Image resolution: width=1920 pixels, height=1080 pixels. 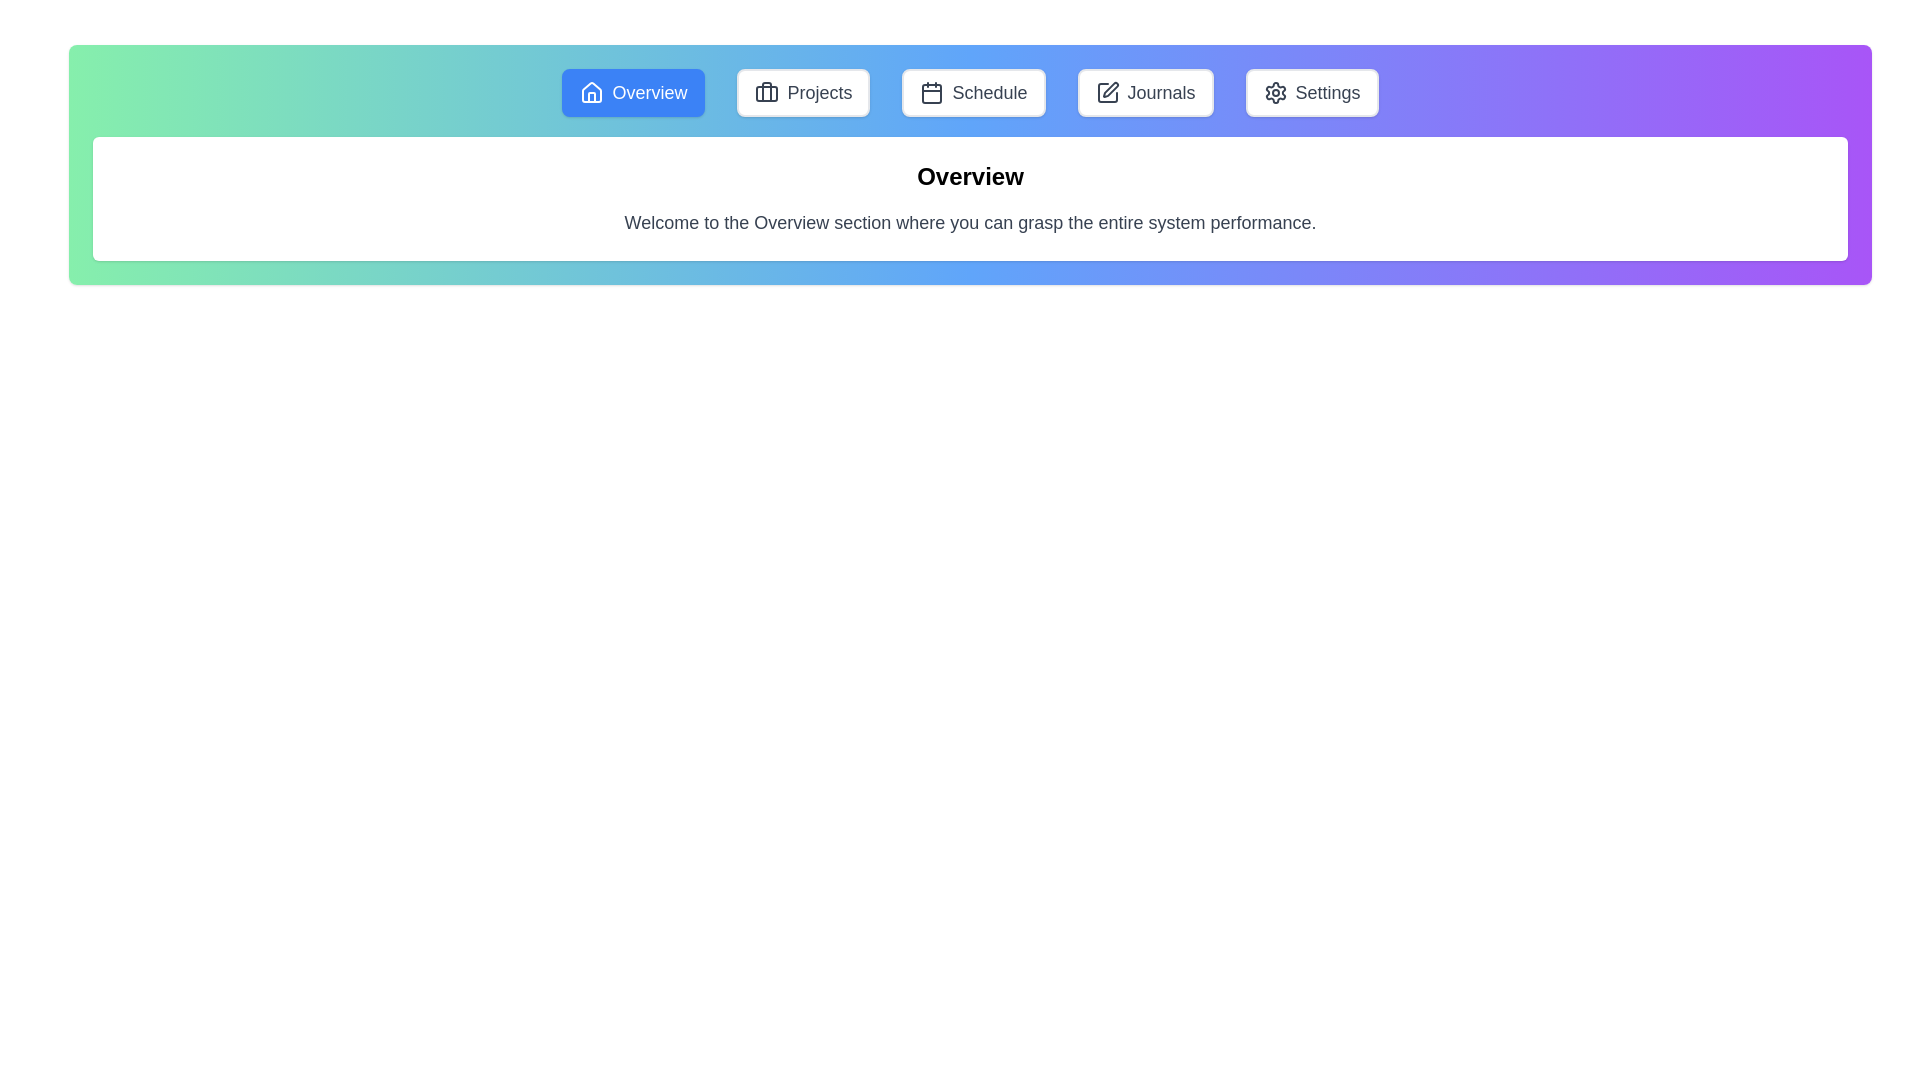 I want to click on the text block that displays 'Welcome to the Overview section where you can grasp the entire system performance.', located directly below the 'Overview' heading, so click(x=970, y=223).